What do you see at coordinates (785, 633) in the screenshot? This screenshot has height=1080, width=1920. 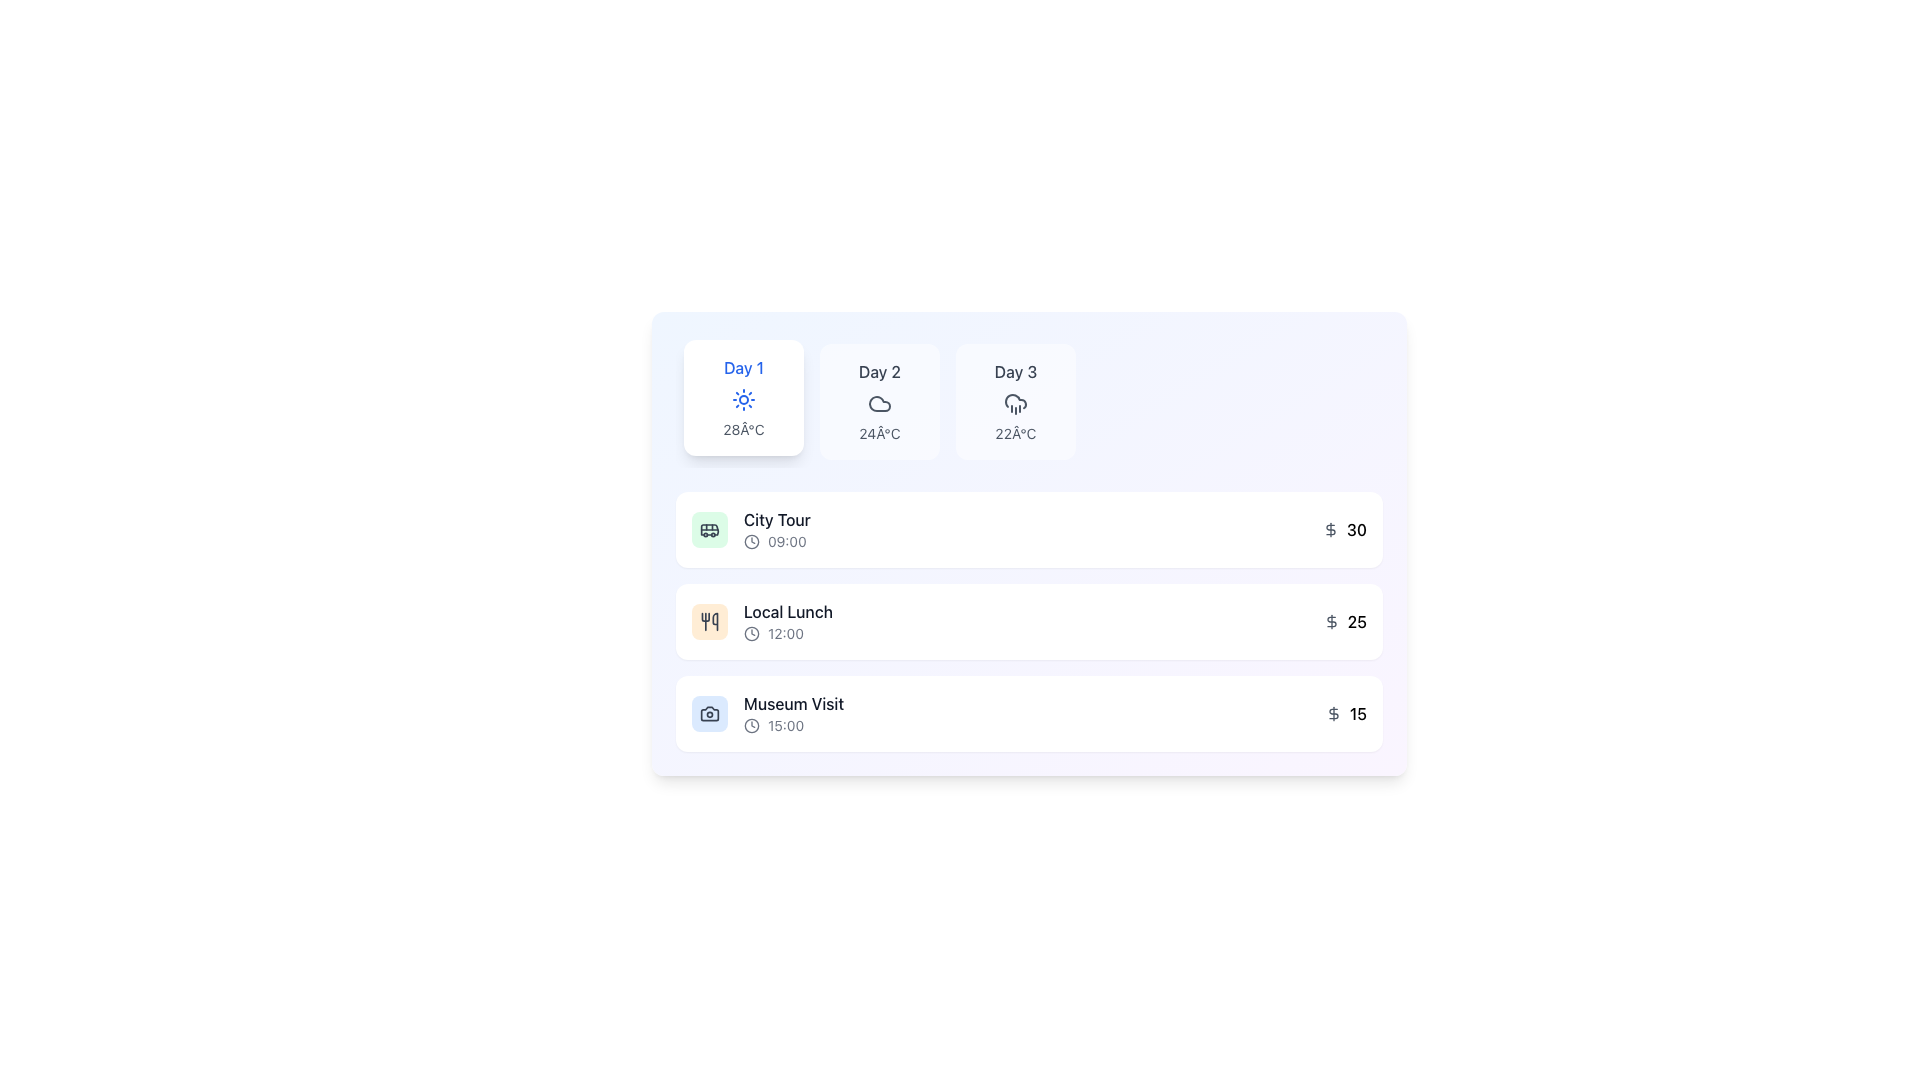 I see `the text displaying the scheduled time for the 'Local Lunch' event, which is positioned directly to the right of a clock icon` at bounding box center [785, 633].